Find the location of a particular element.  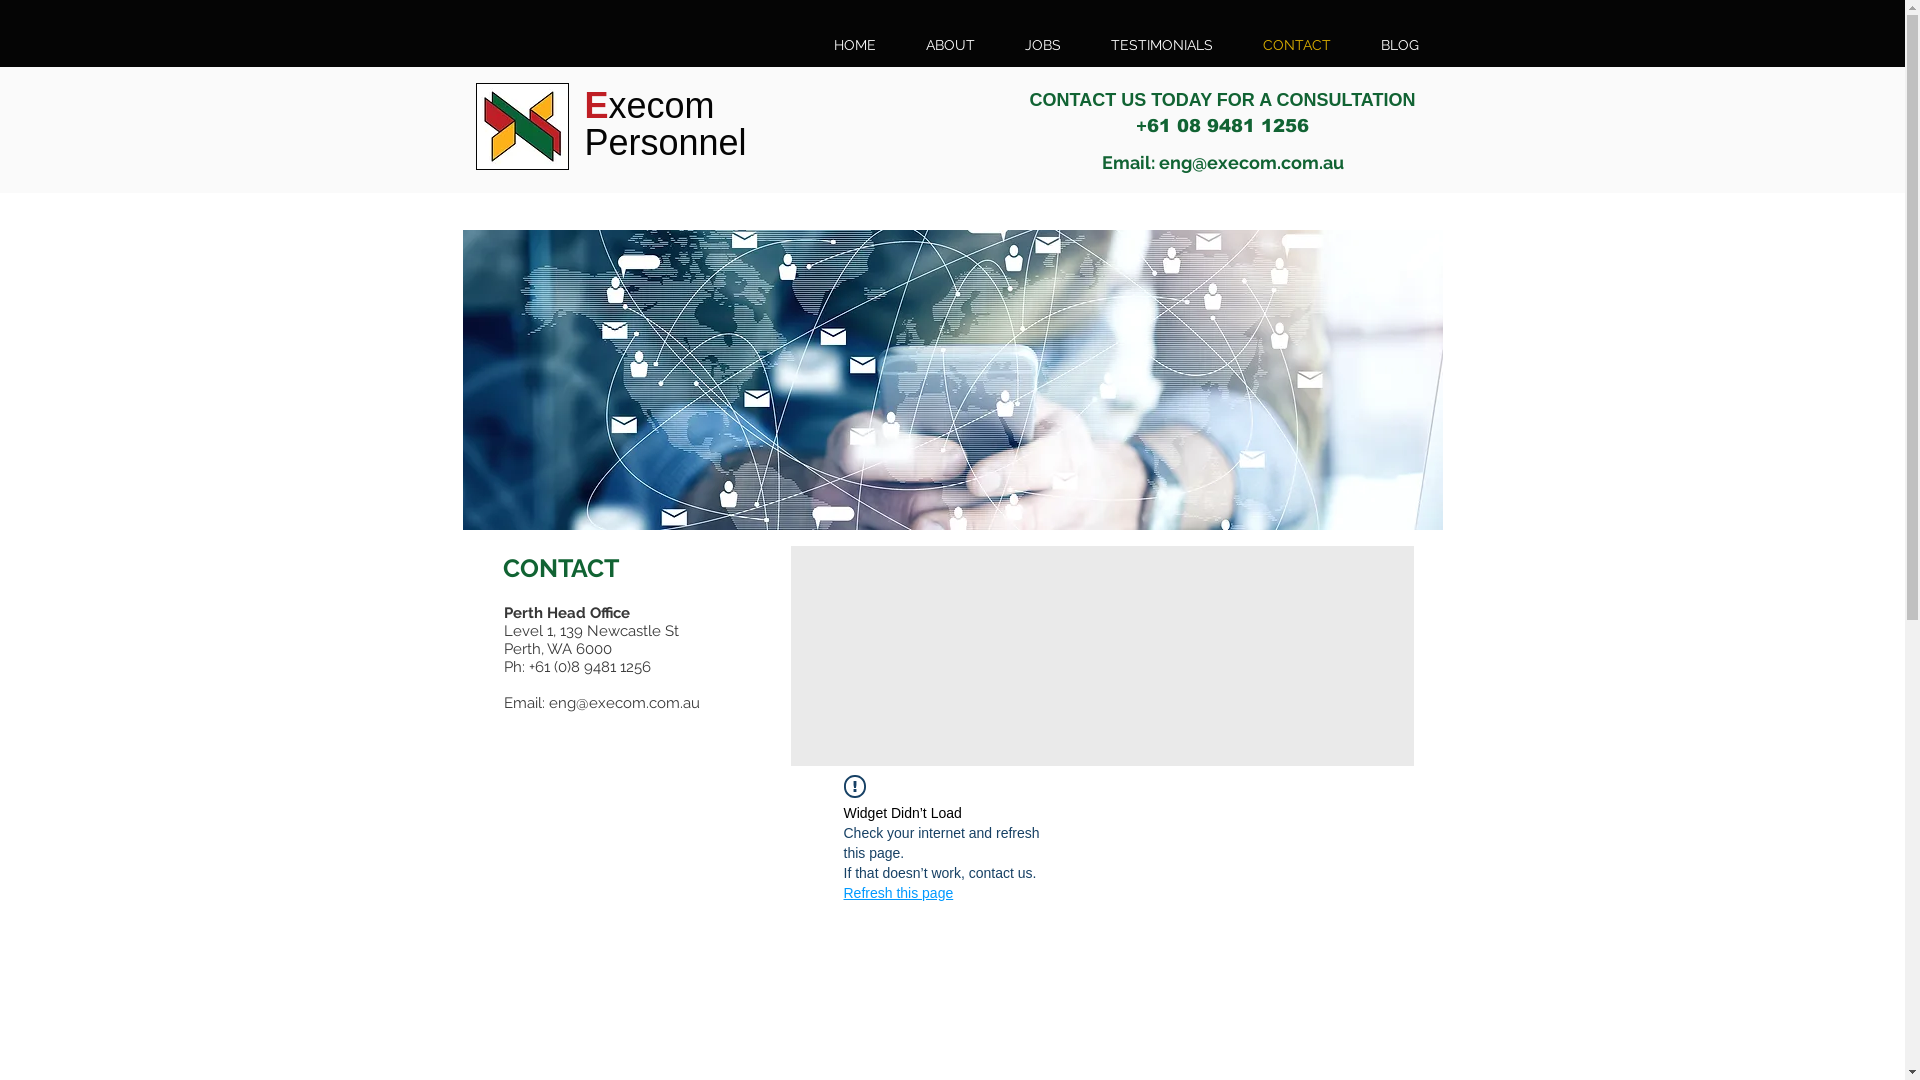

'ABOUT' is located at coordinates (948, 45).